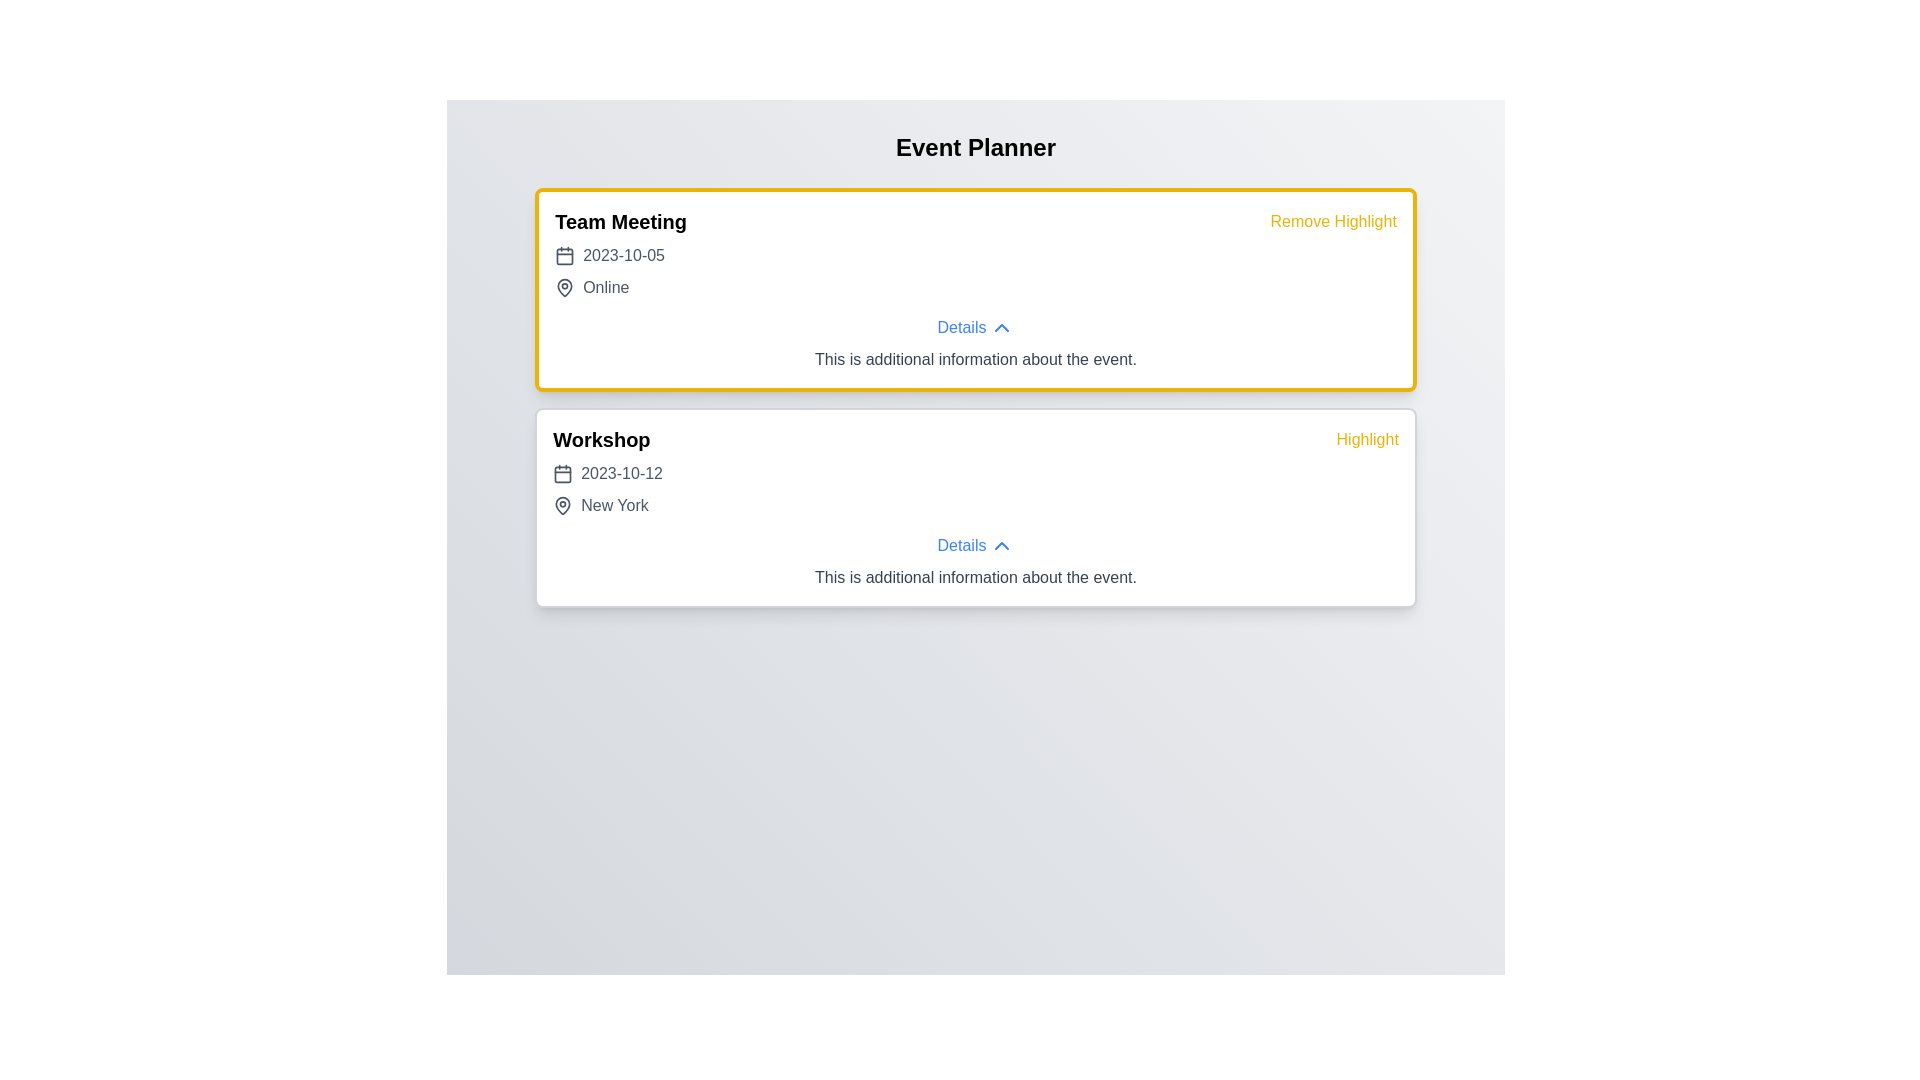 This screenshot has height=1080, width=1920. Describe the element at coordinates (562, 474) in the screenshot. I see `the calendar icon located in the 'Workshop' event section, which has a square outline with rounded corners and is styled in dark gray, positioned left of the date '2023-10-12'` at that location.